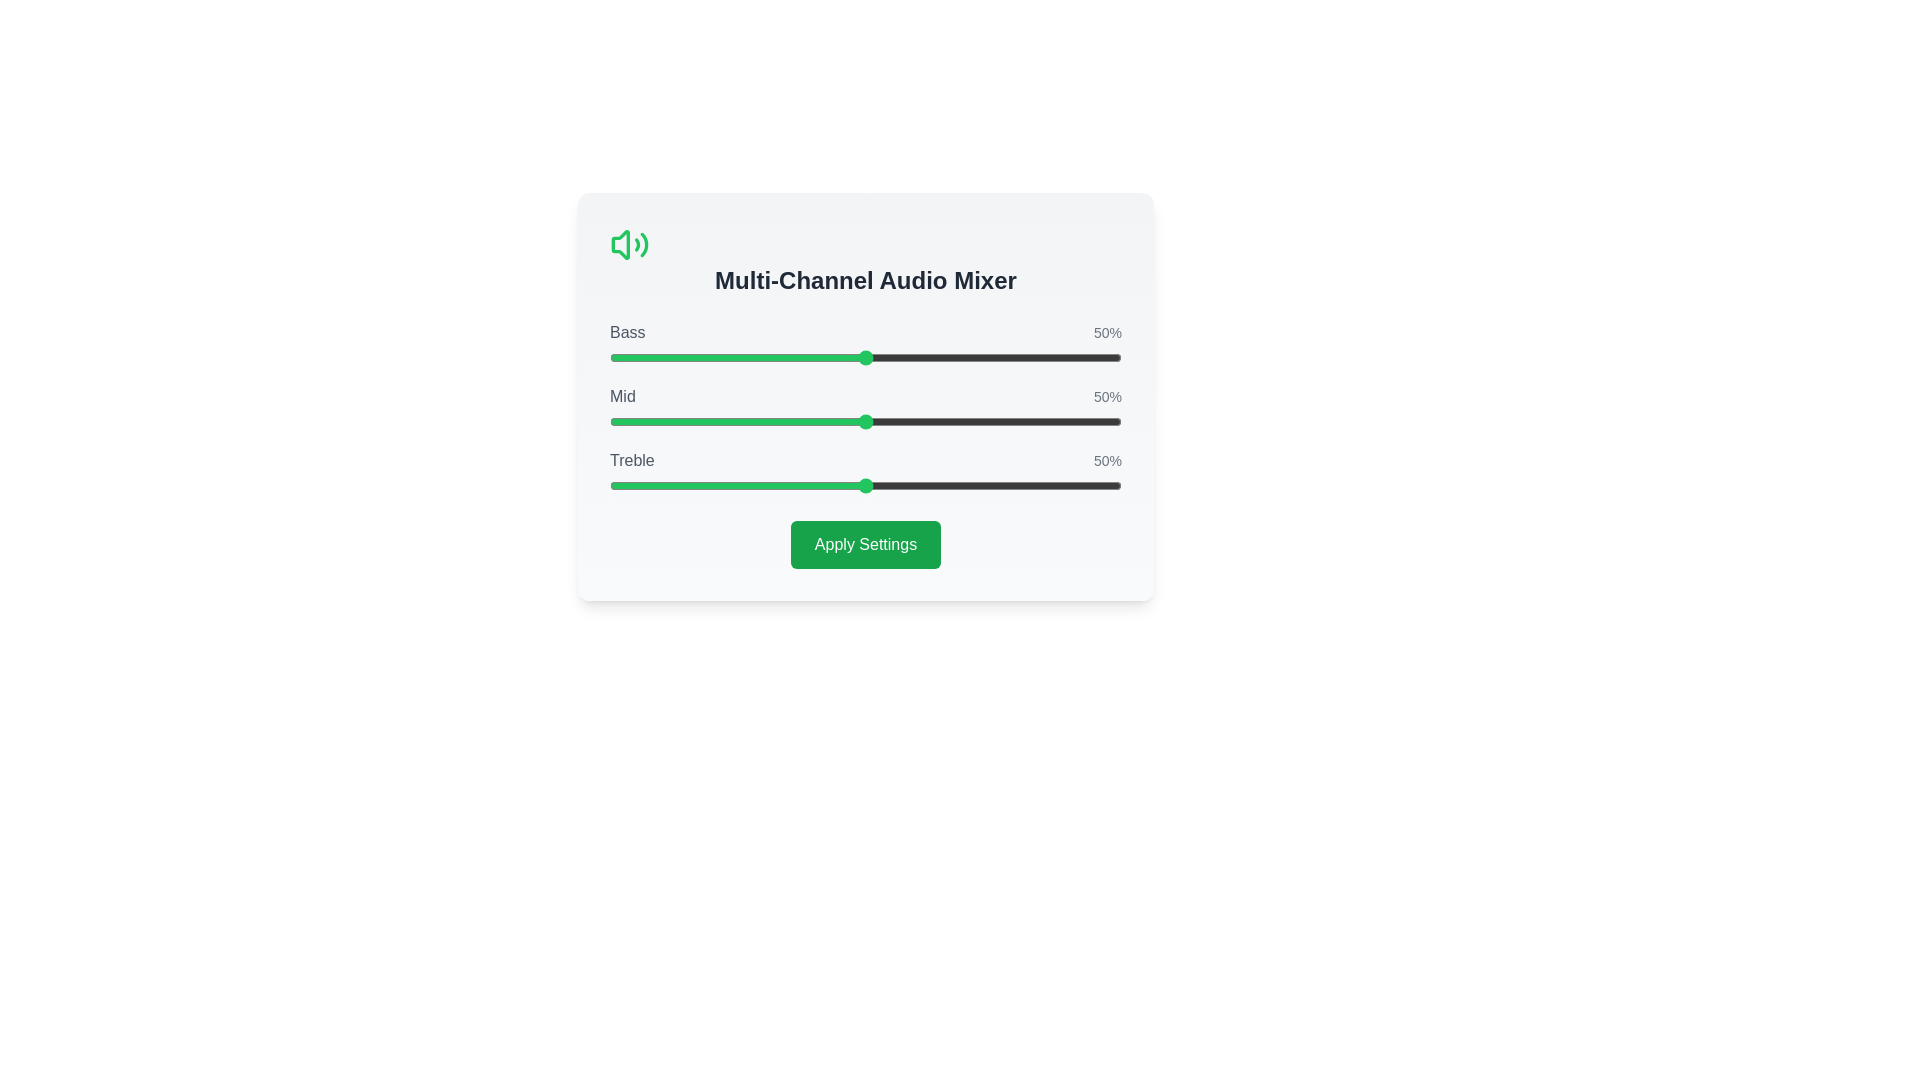 This screenshot has height=1080, width=1920. Describe the element at coordinates (865, 544) in the screenshot. I see `the 'Apply Settings' button to confirm the changes` at that location.